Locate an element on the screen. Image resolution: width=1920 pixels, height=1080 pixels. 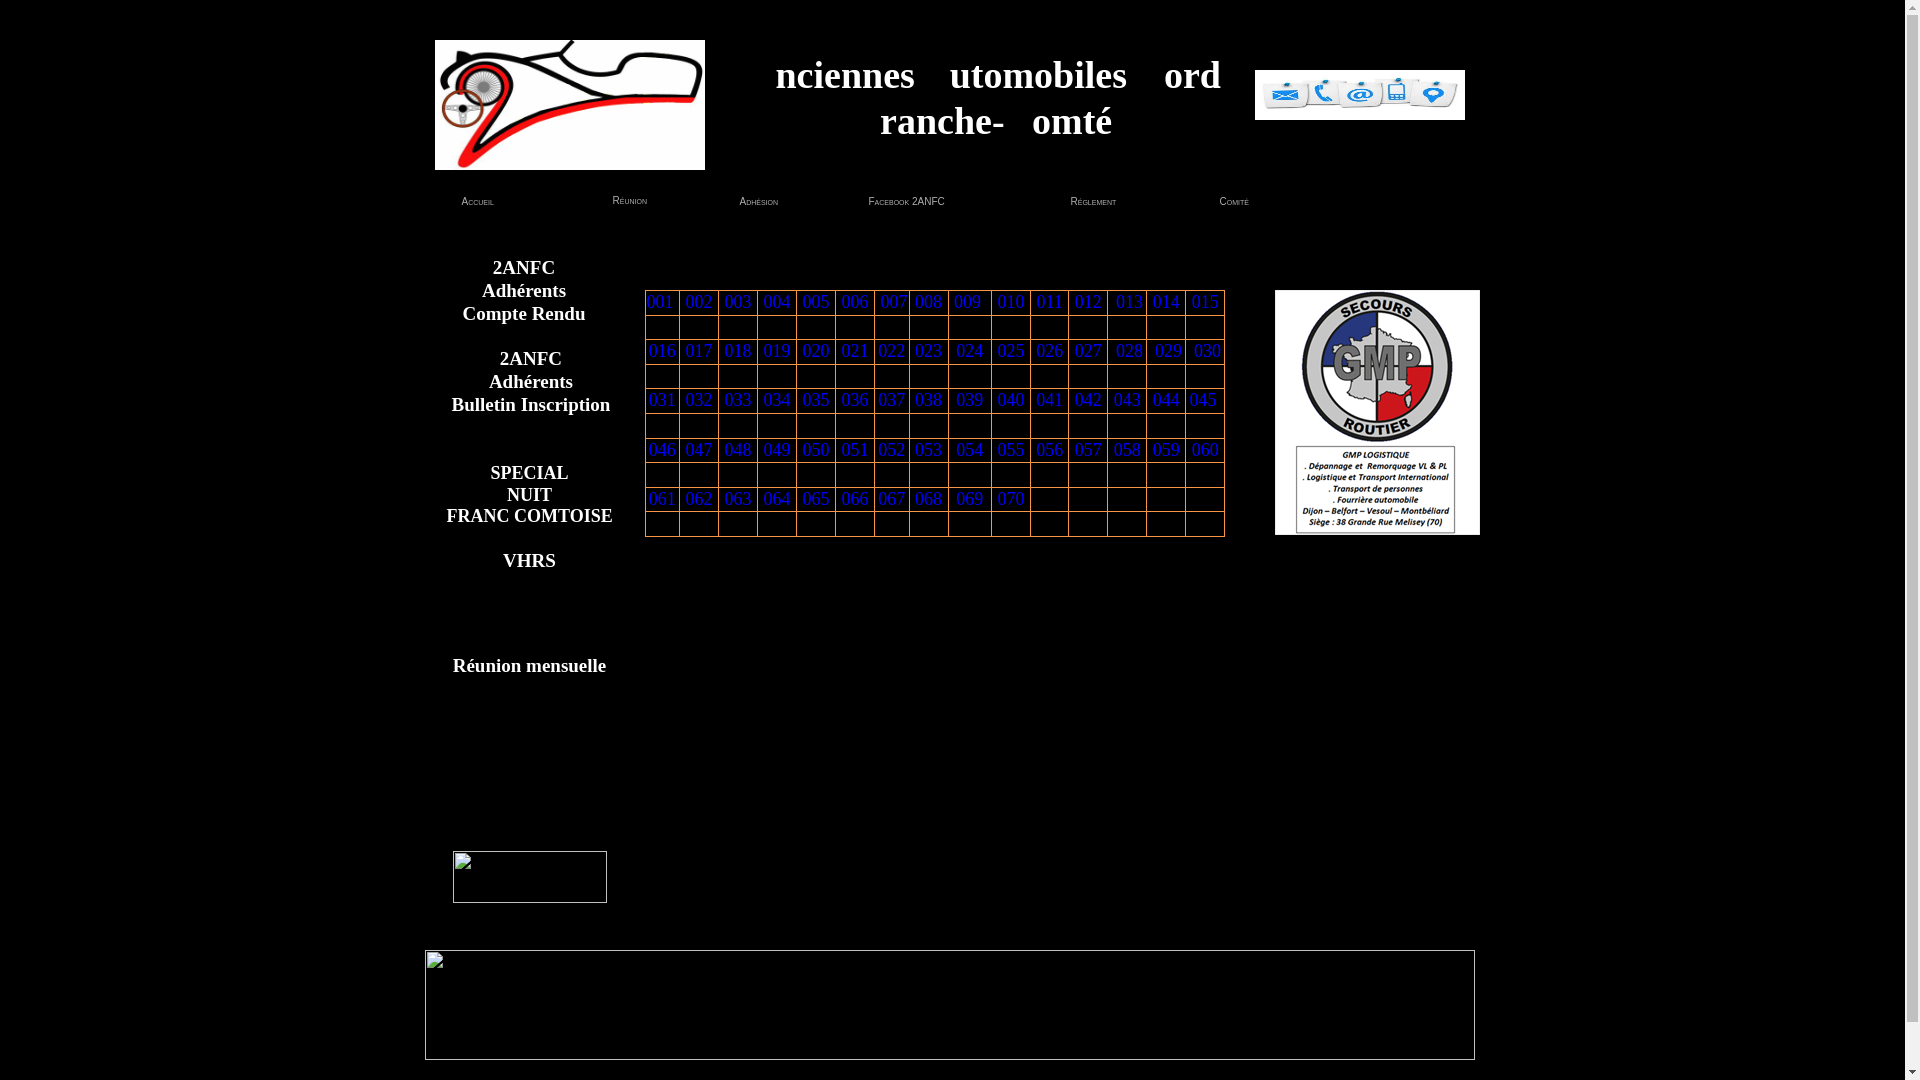
'001 ' is located at coordinates (646, 301).